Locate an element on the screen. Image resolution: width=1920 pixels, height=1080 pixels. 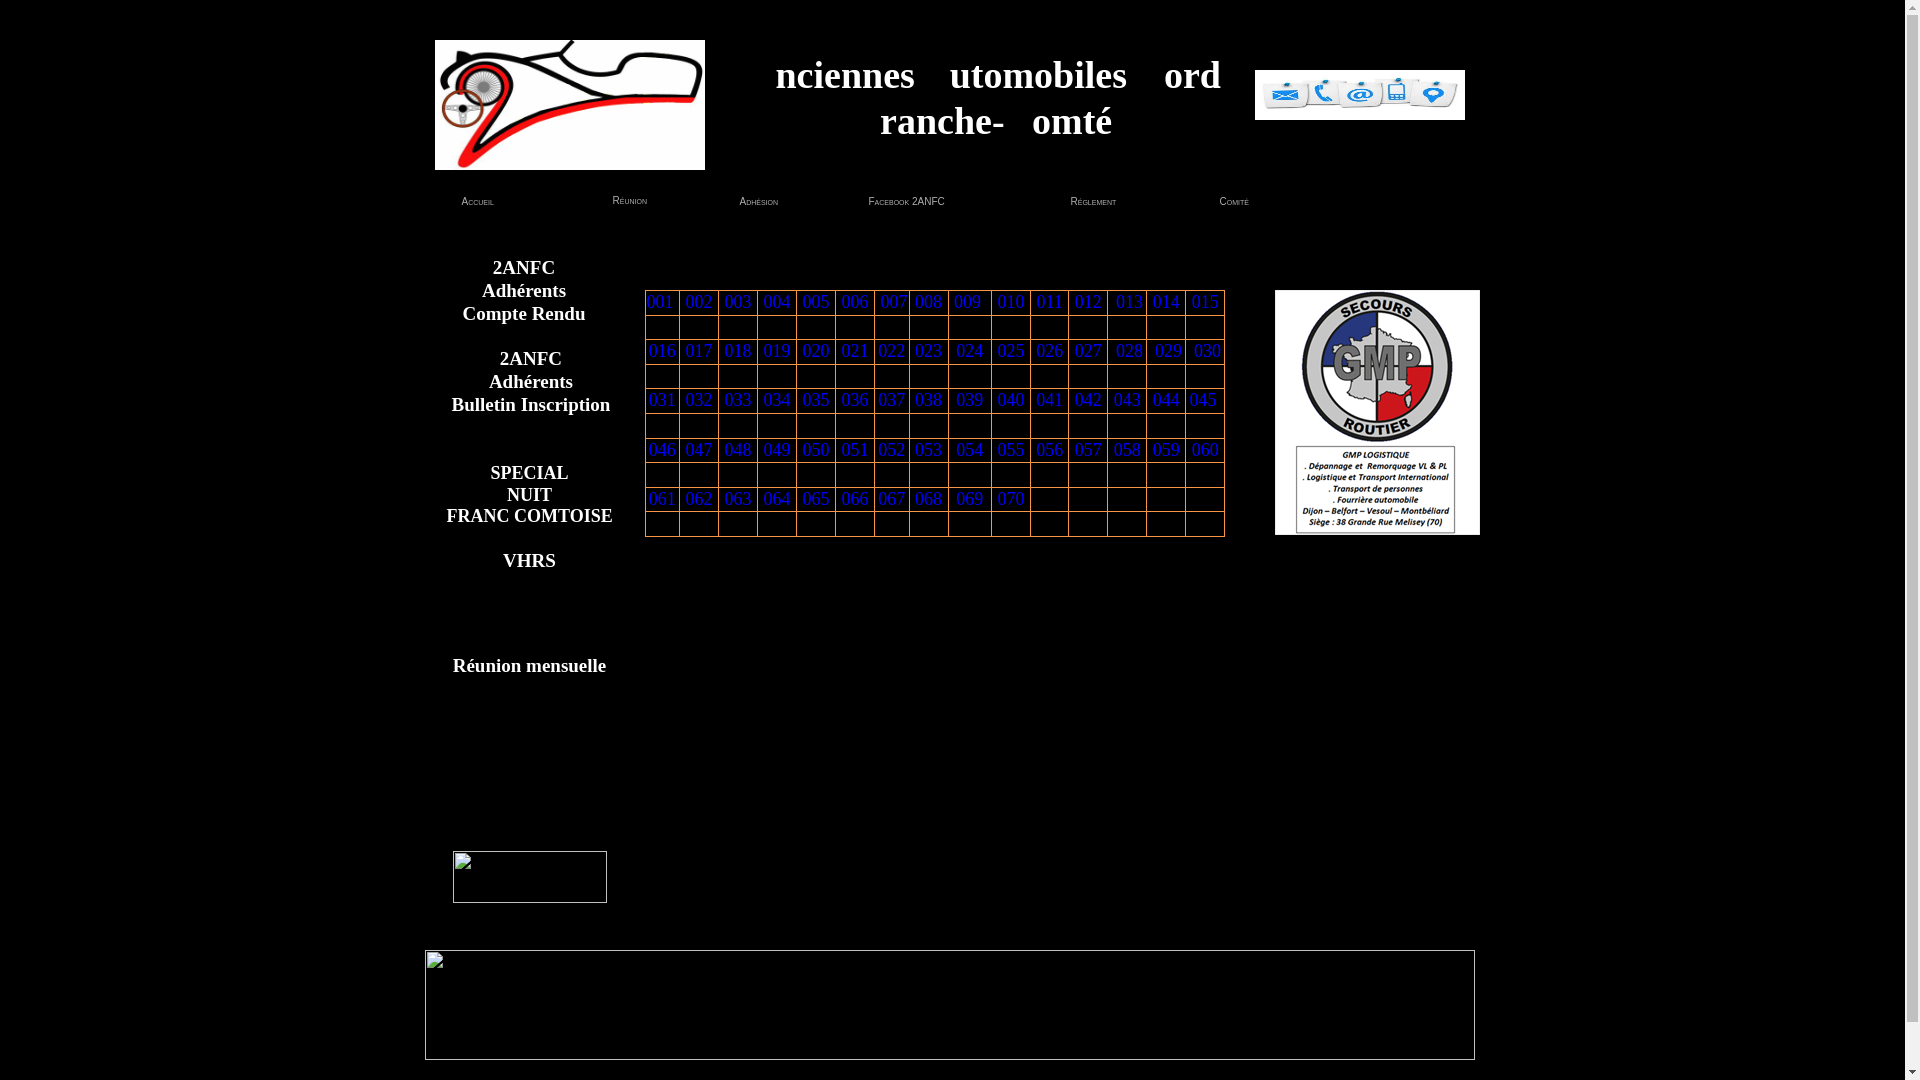
'001 ' is located at coordinates (646, 301).